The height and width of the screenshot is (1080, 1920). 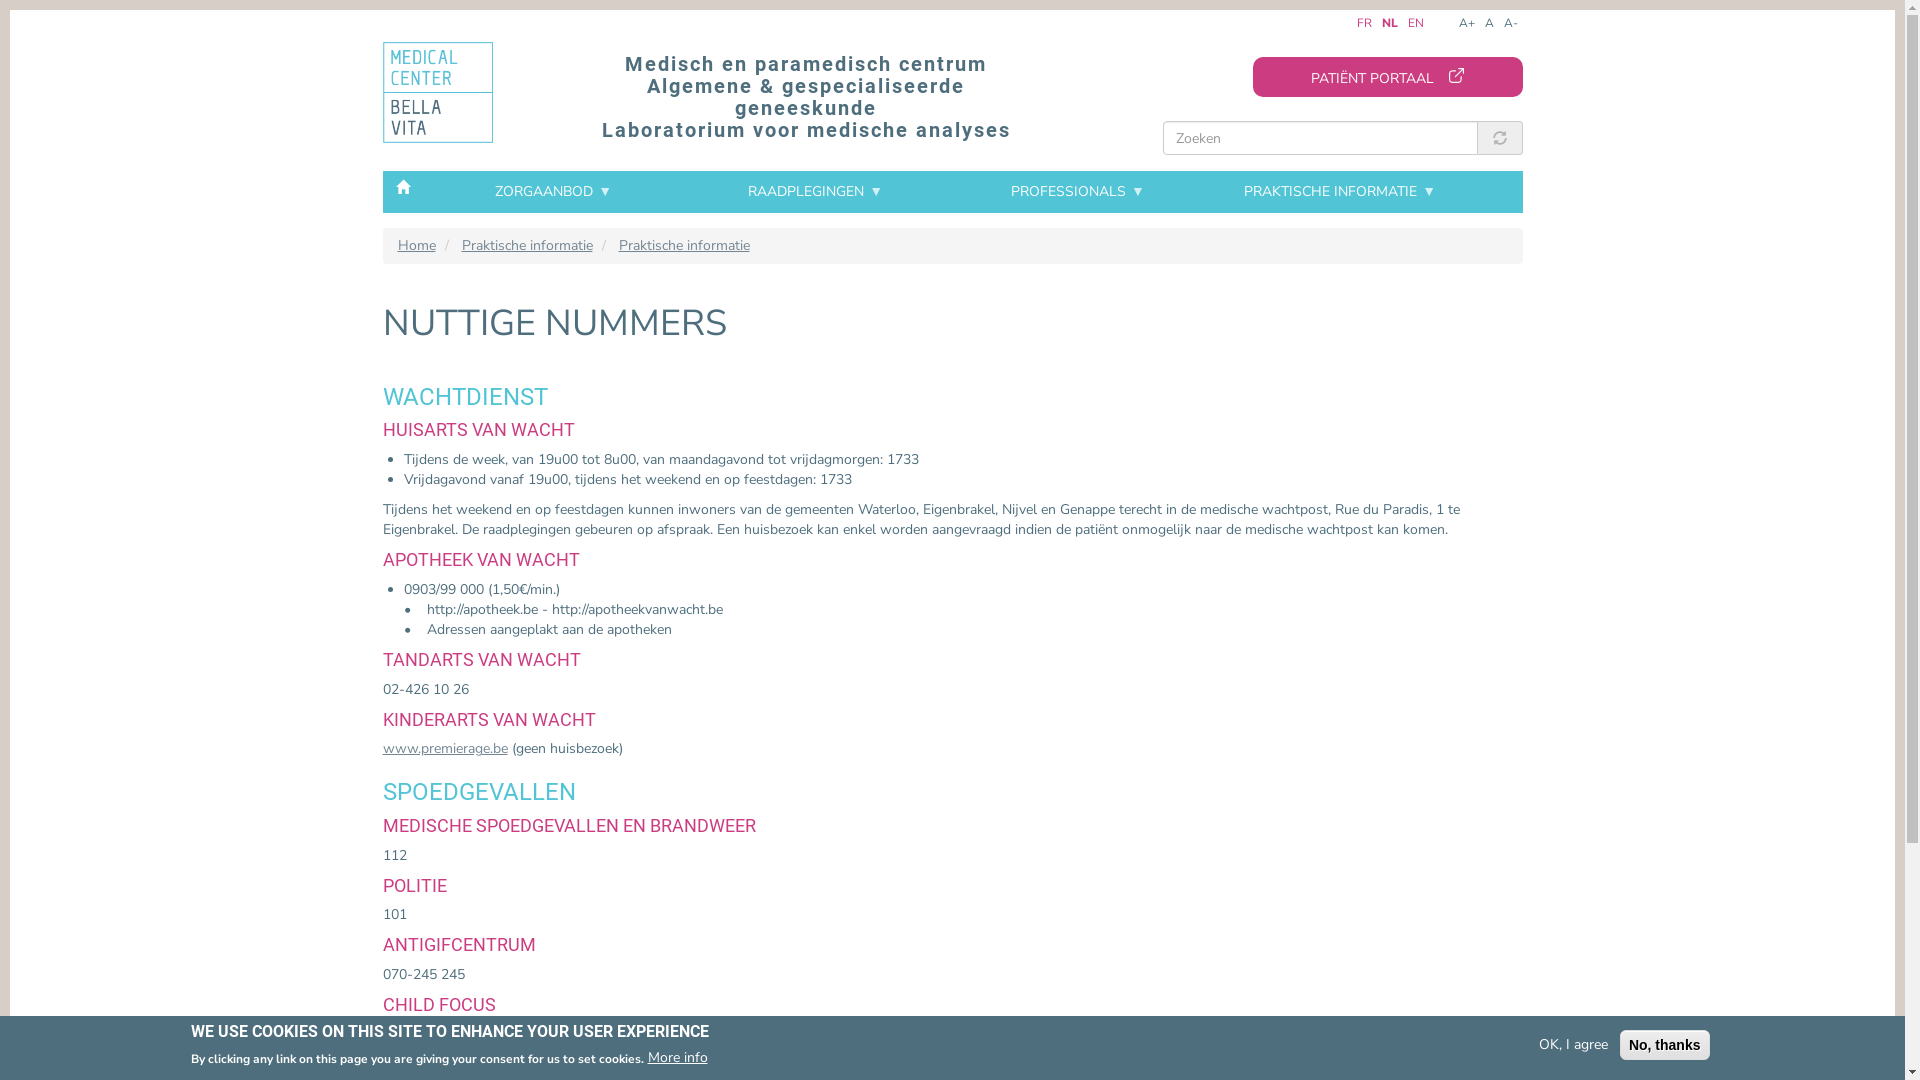 I want to click on 'LABORATORIUM VOOR MEDISCHE ANALYSES', so click(x=510, y=423).